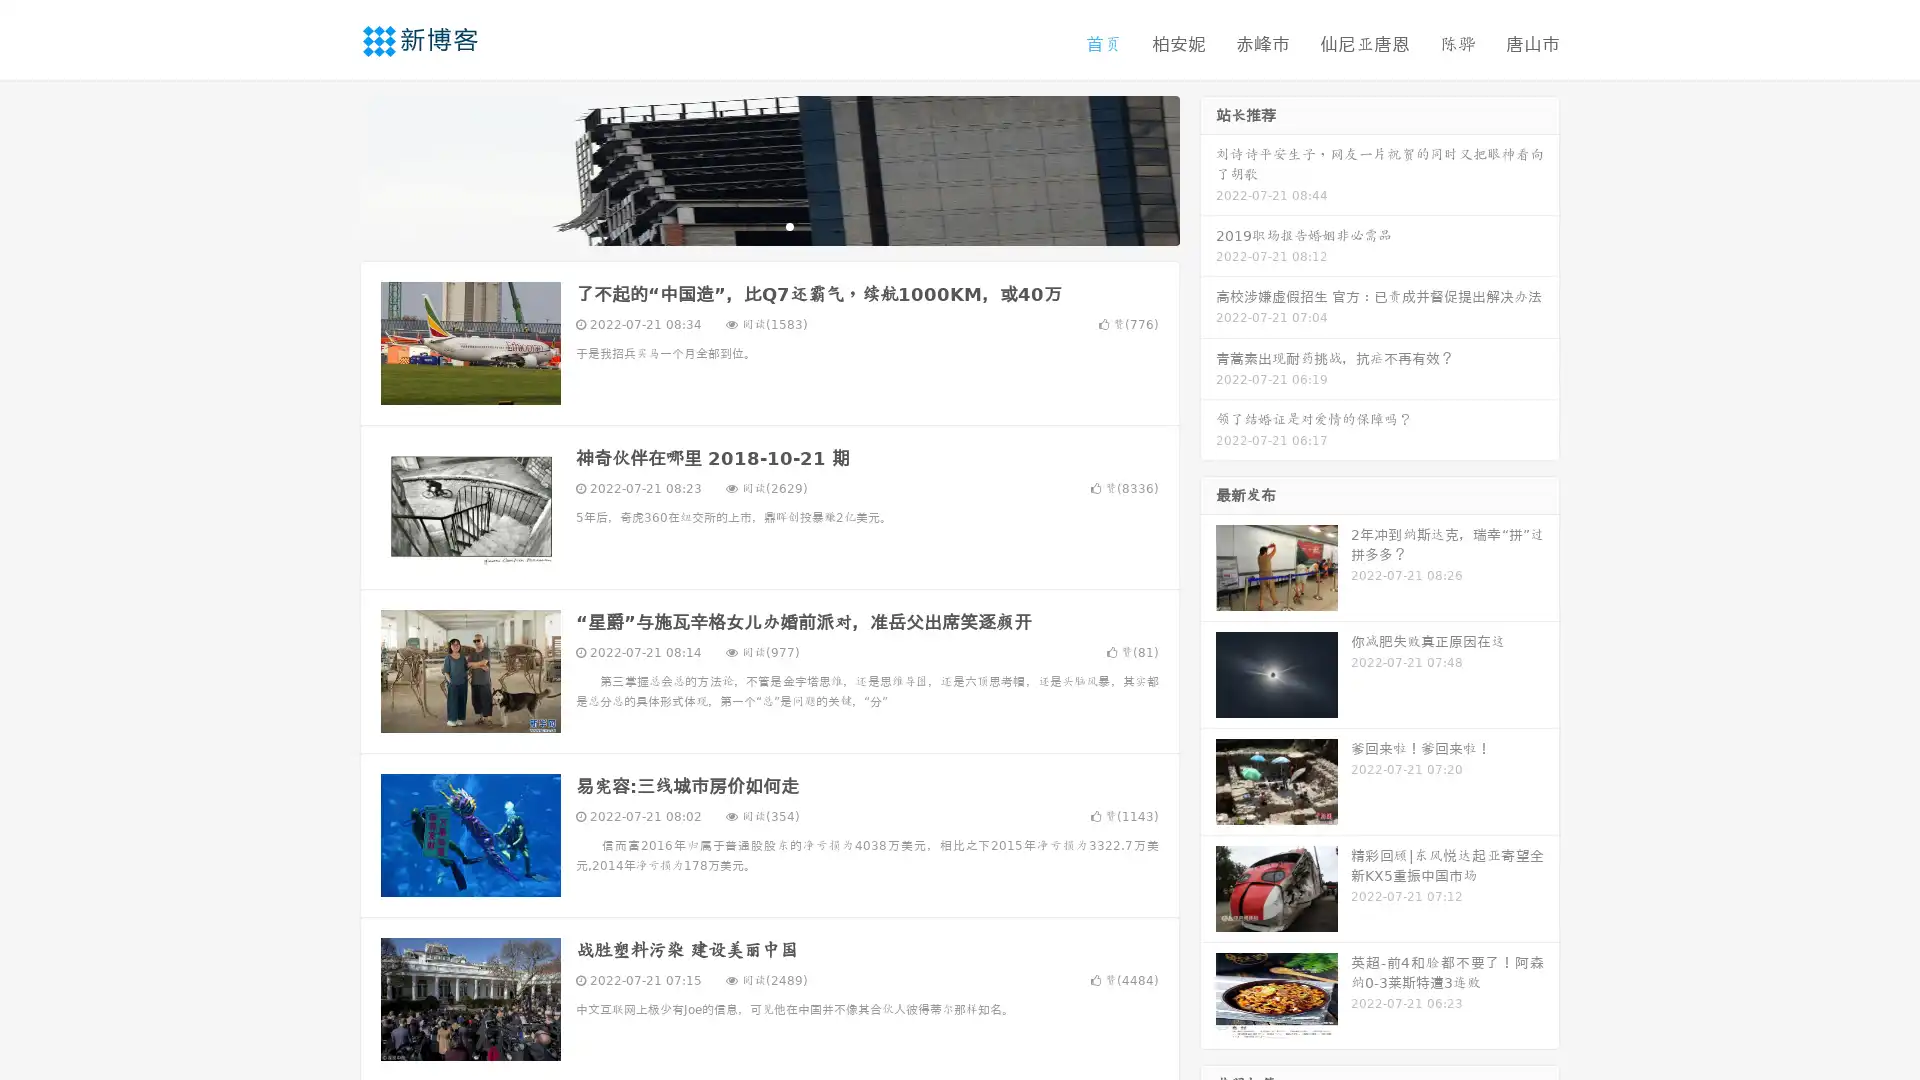 The width and height of the screenshot is (1920, 1080). I want to click on Previous slide, so click(330, 168).